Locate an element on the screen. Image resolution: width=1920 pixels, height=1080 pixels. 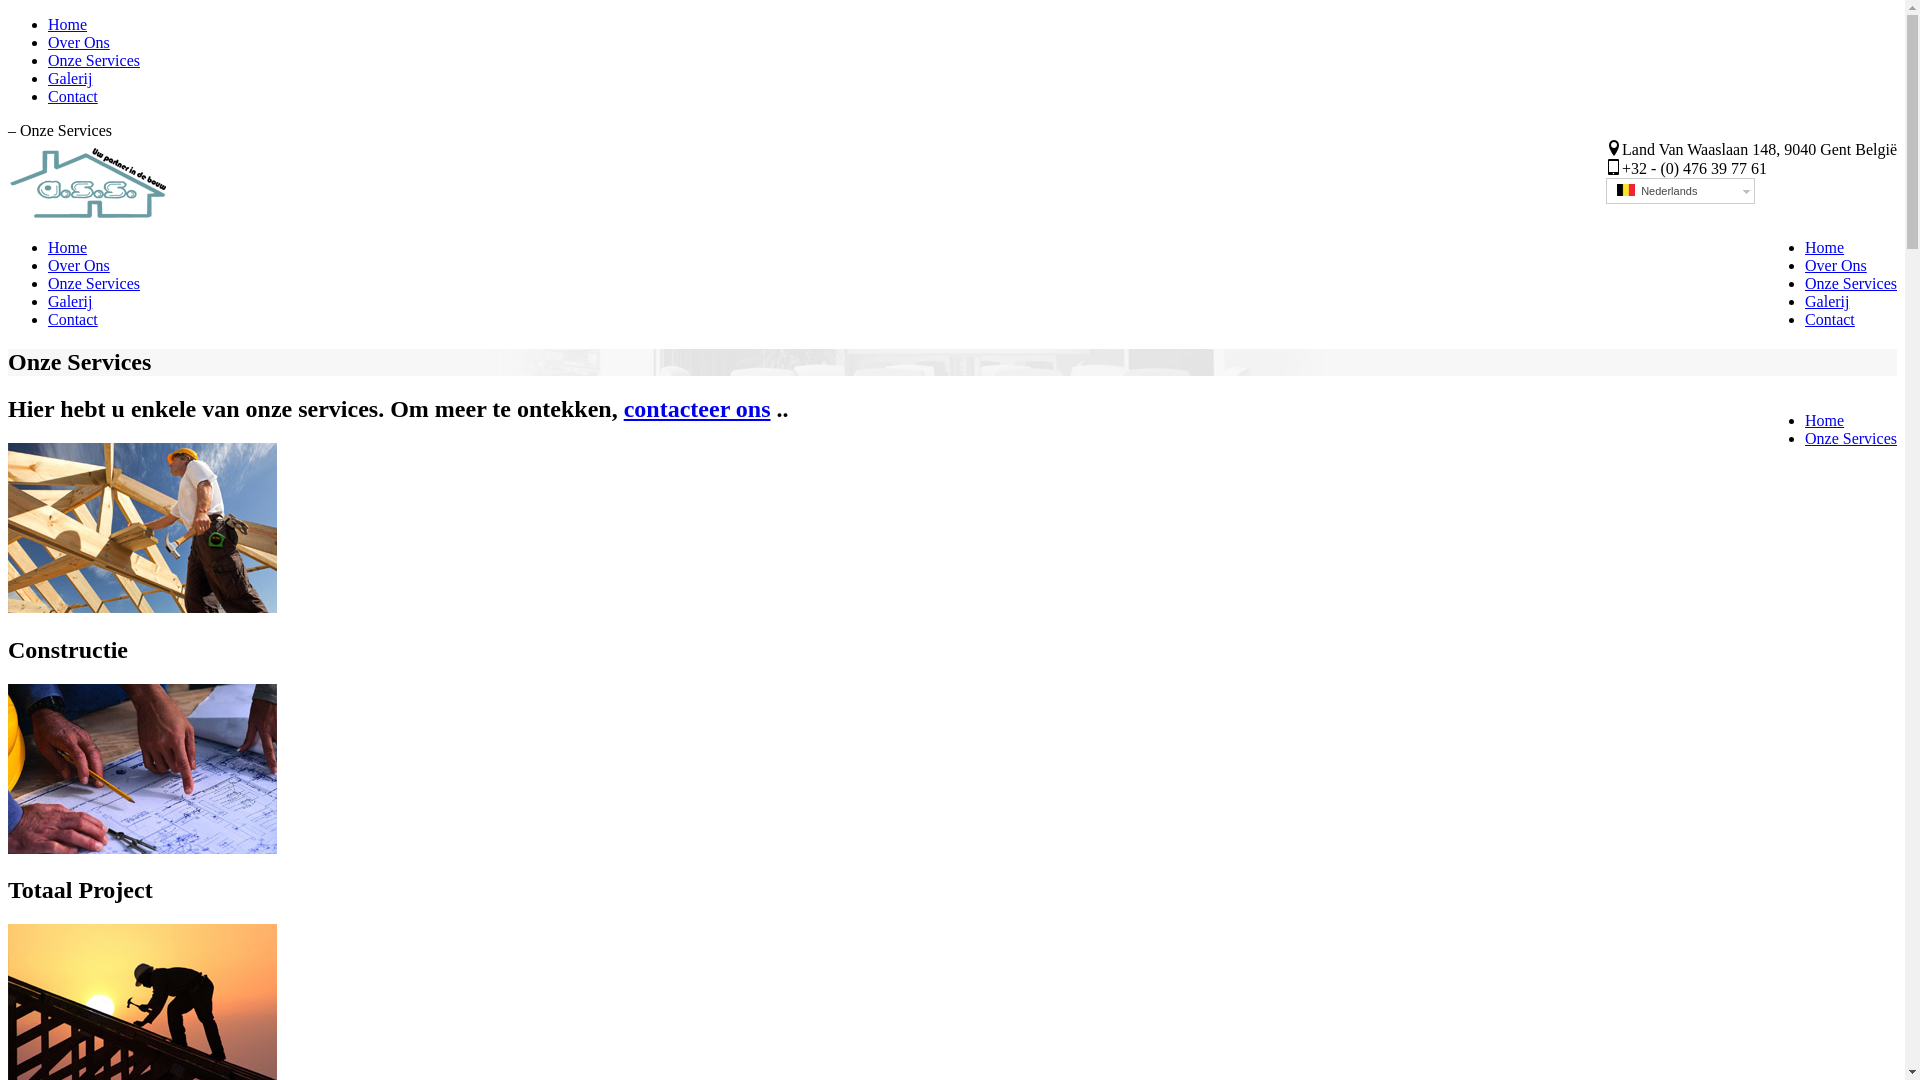
'Home' is located at coordinates (1824, 419).